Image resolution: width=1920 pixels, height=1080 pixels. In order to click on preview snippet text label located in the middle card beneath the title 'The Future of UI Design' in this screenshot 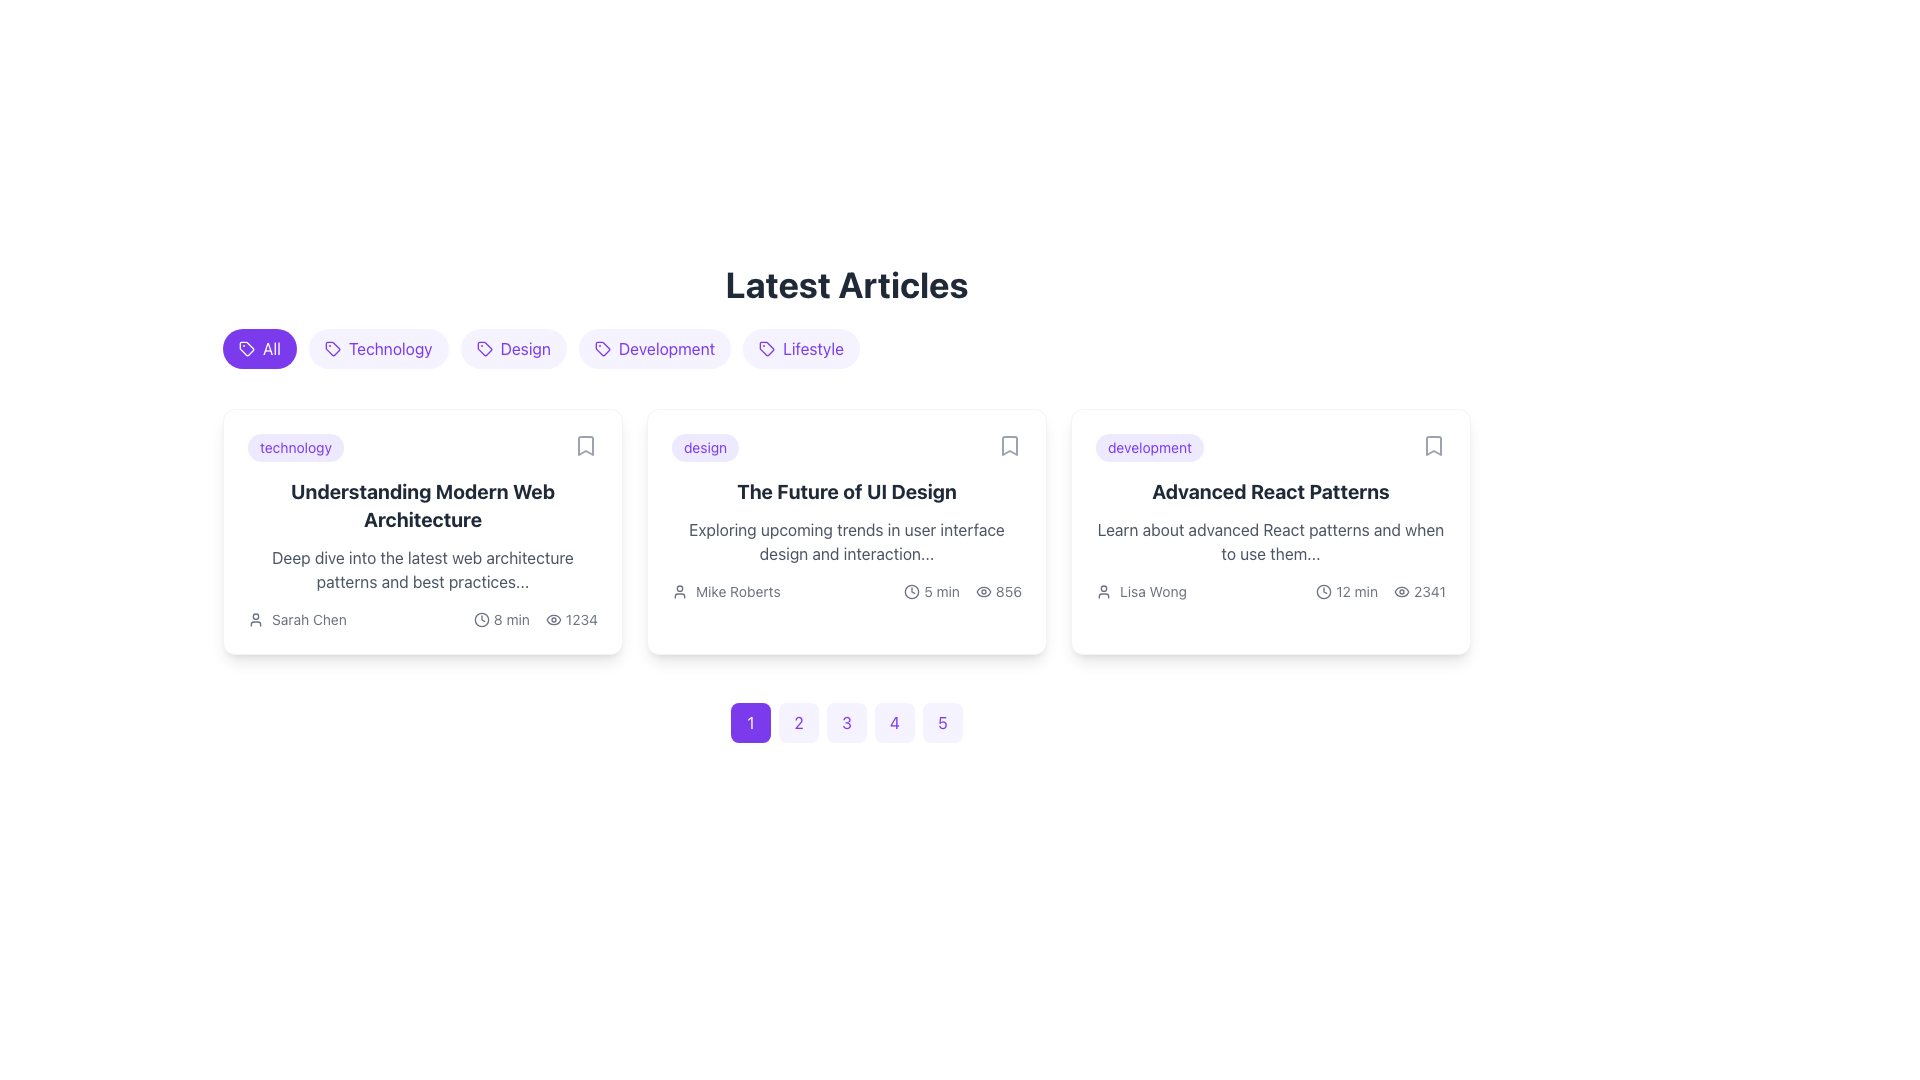, I will do `click(846, 542)`.